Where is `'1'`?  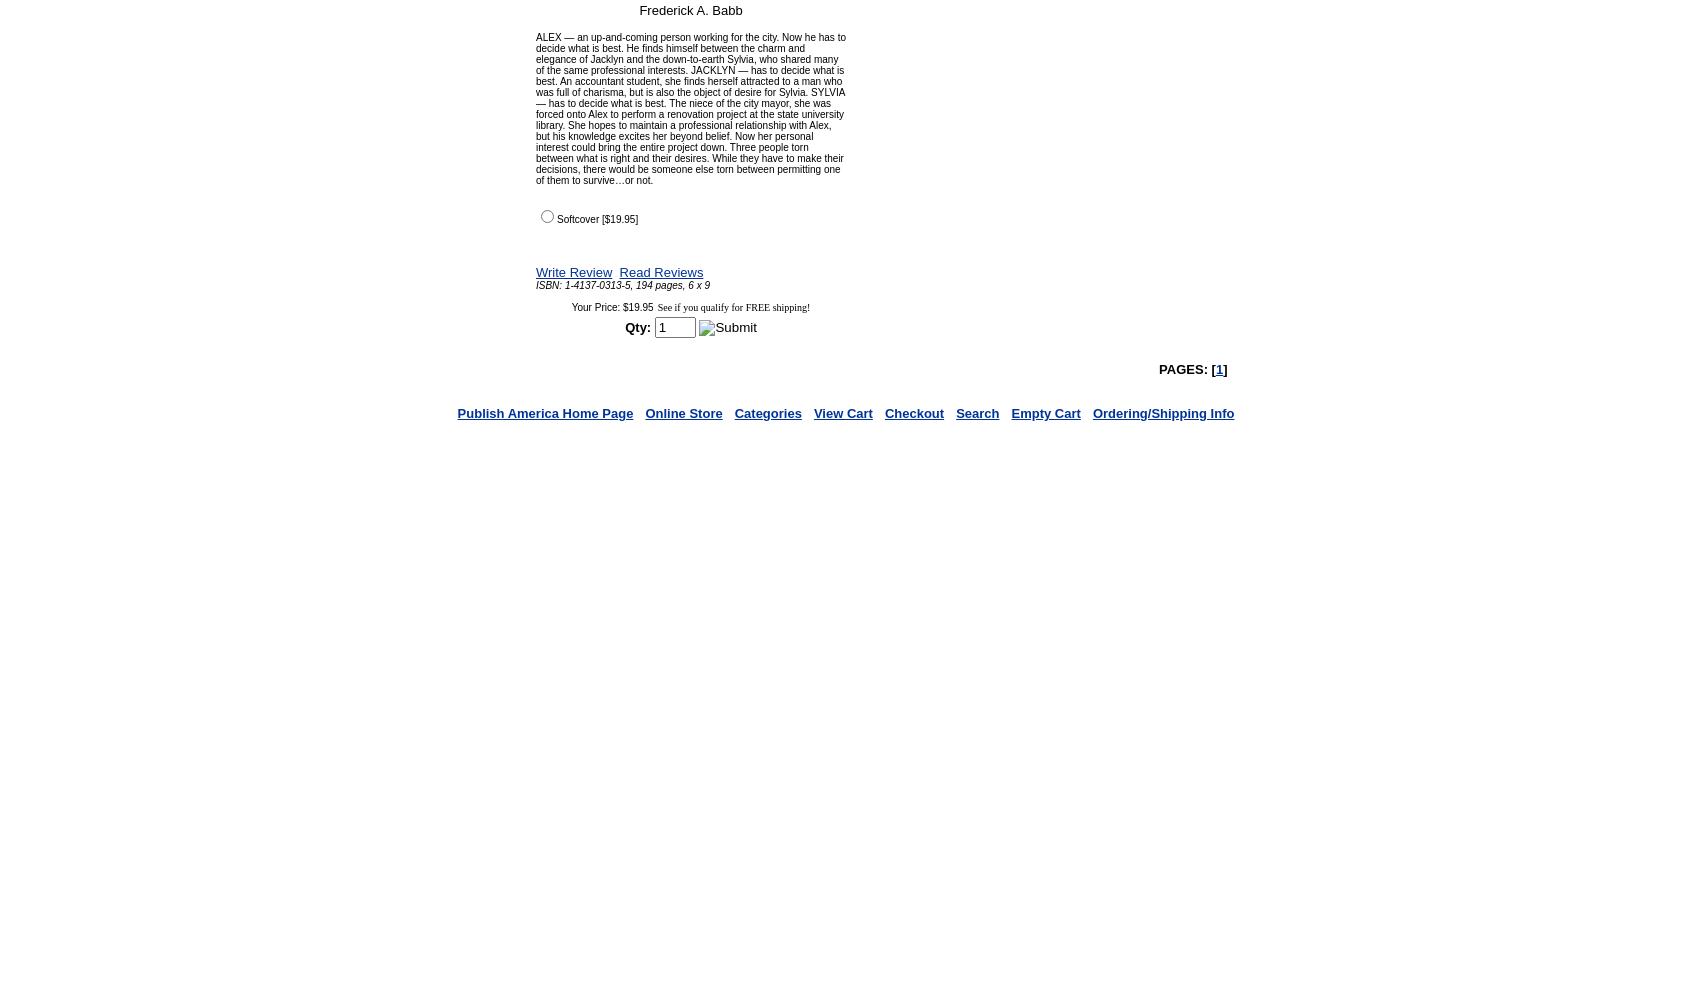
'1' is located at coordinates (1215, 368).